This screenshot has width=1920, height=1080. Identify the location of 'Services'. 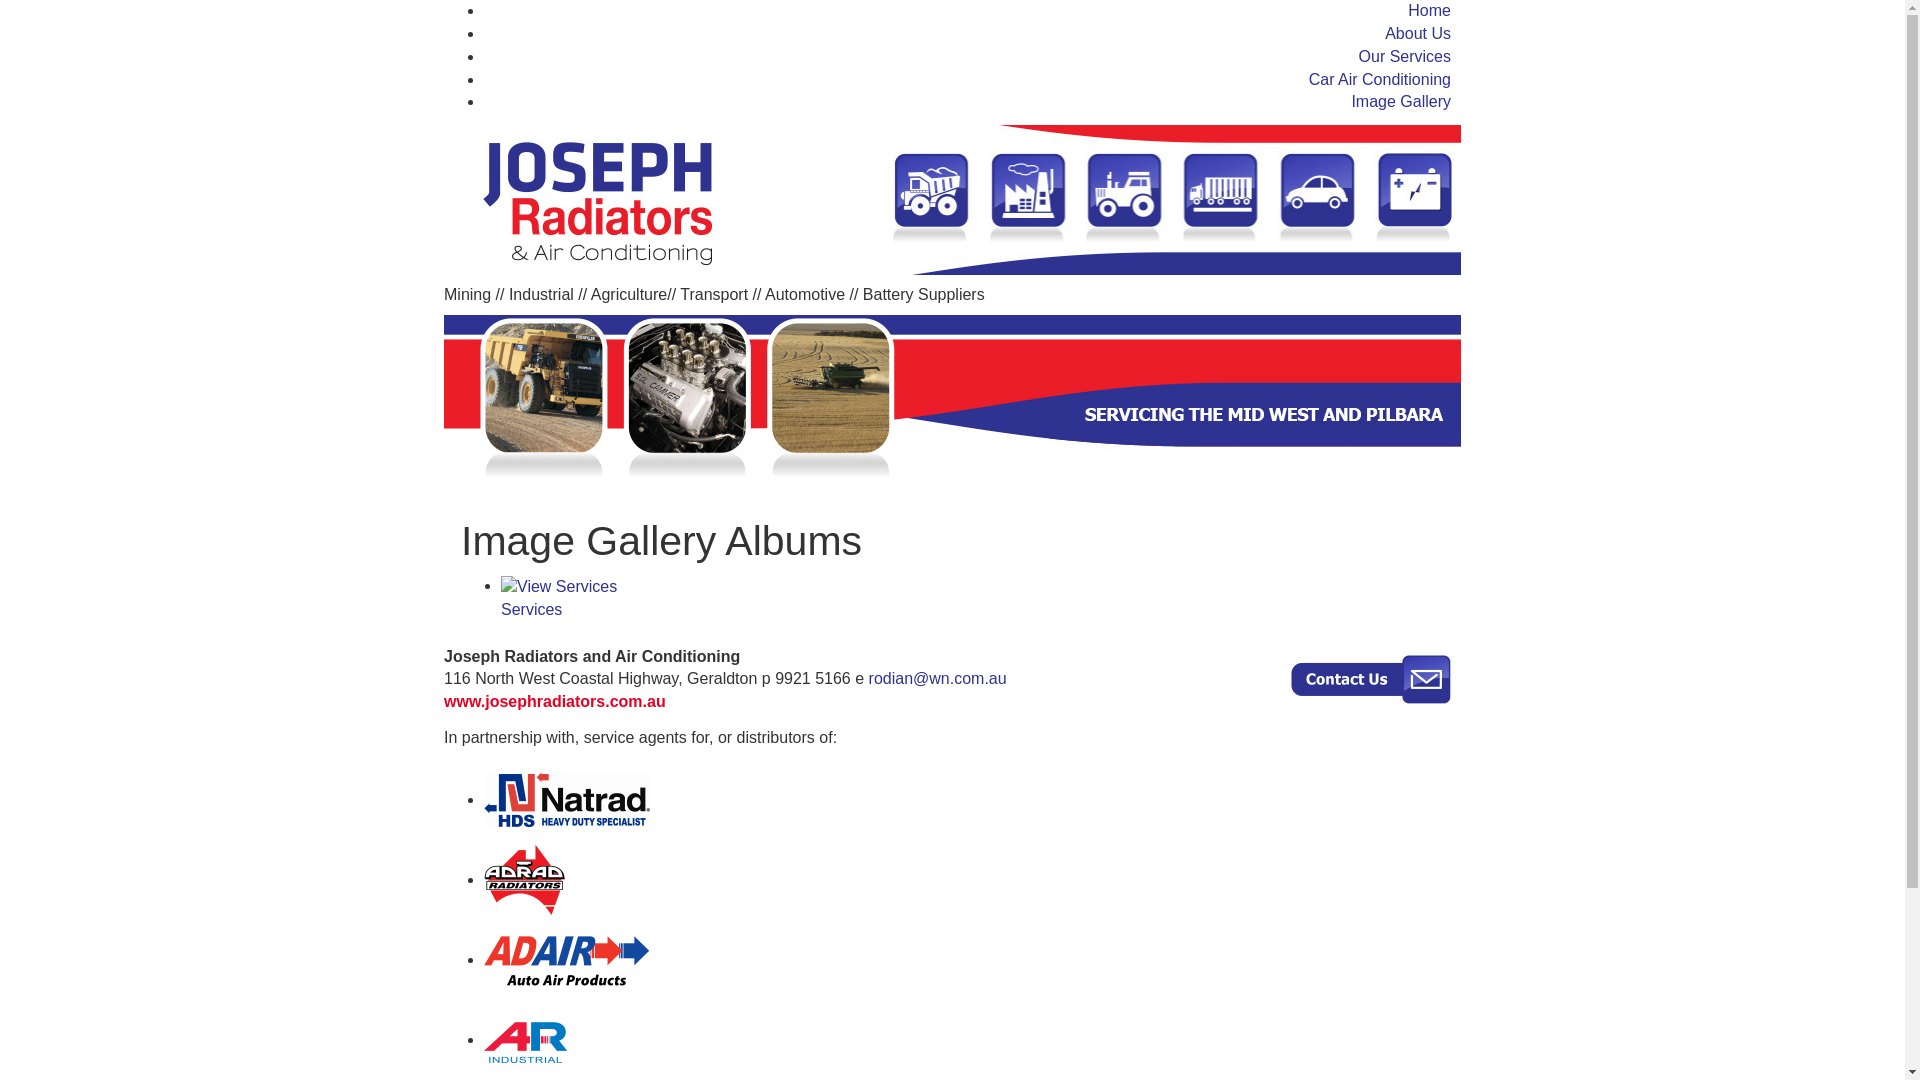
(976, 597).